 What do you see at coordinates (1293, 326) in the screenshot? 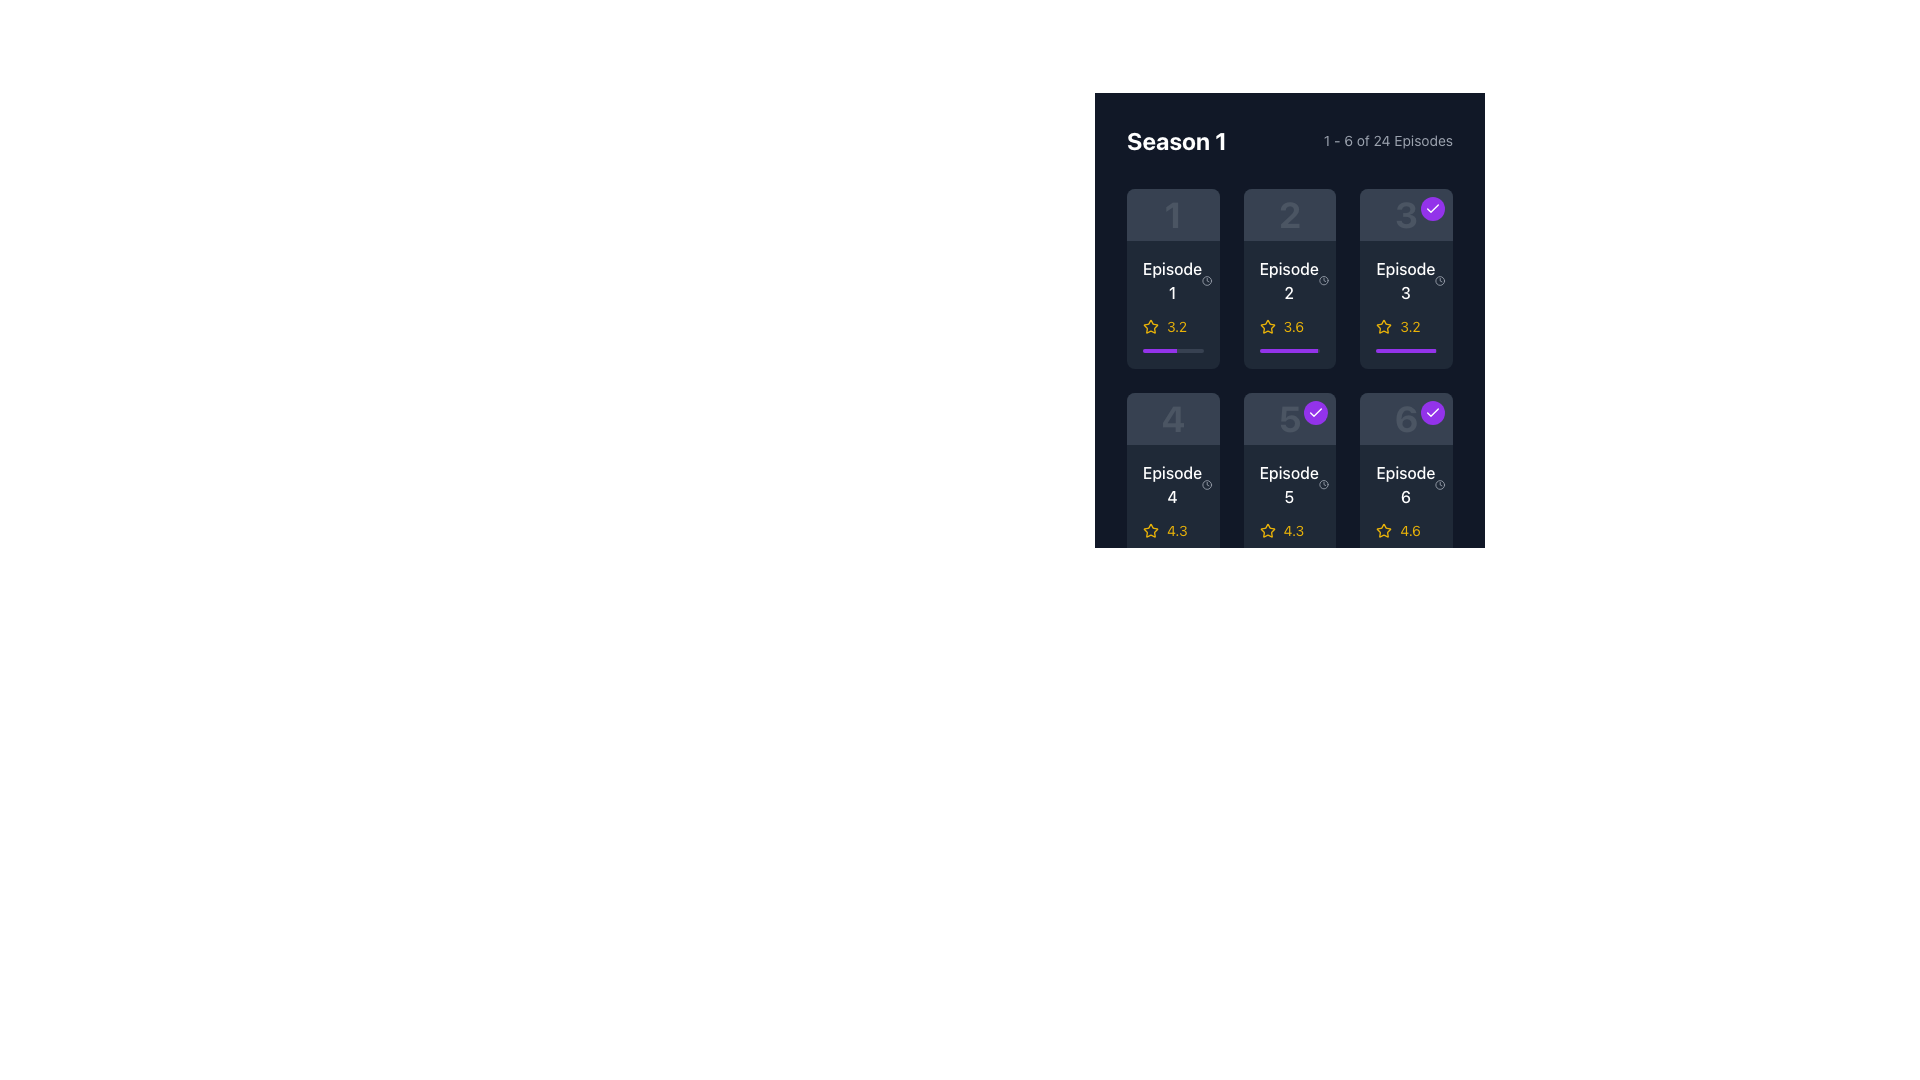
I see `the numerical rating text label for 'Episode 2'` at bounding box center [1293, 326].